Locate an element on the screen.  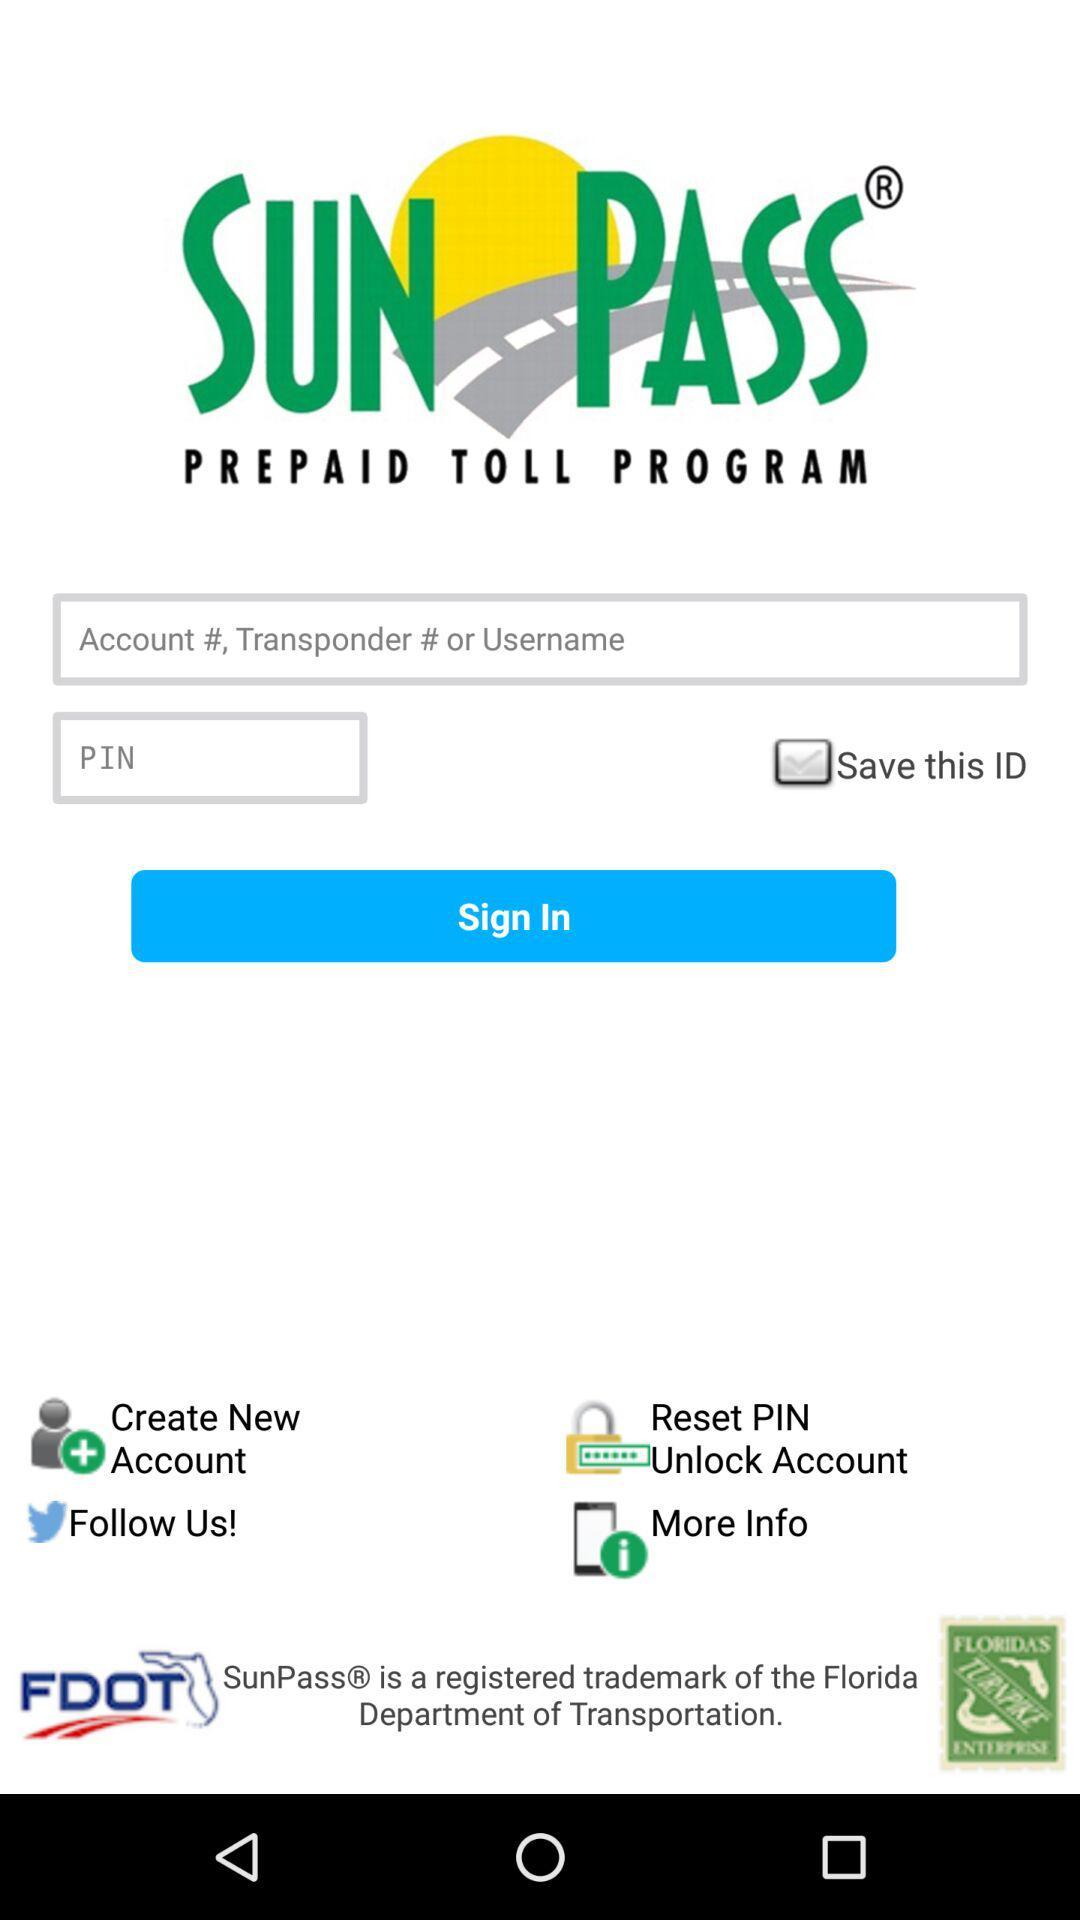
item next to reset pin unlock is located at coordinates (296, 1436).